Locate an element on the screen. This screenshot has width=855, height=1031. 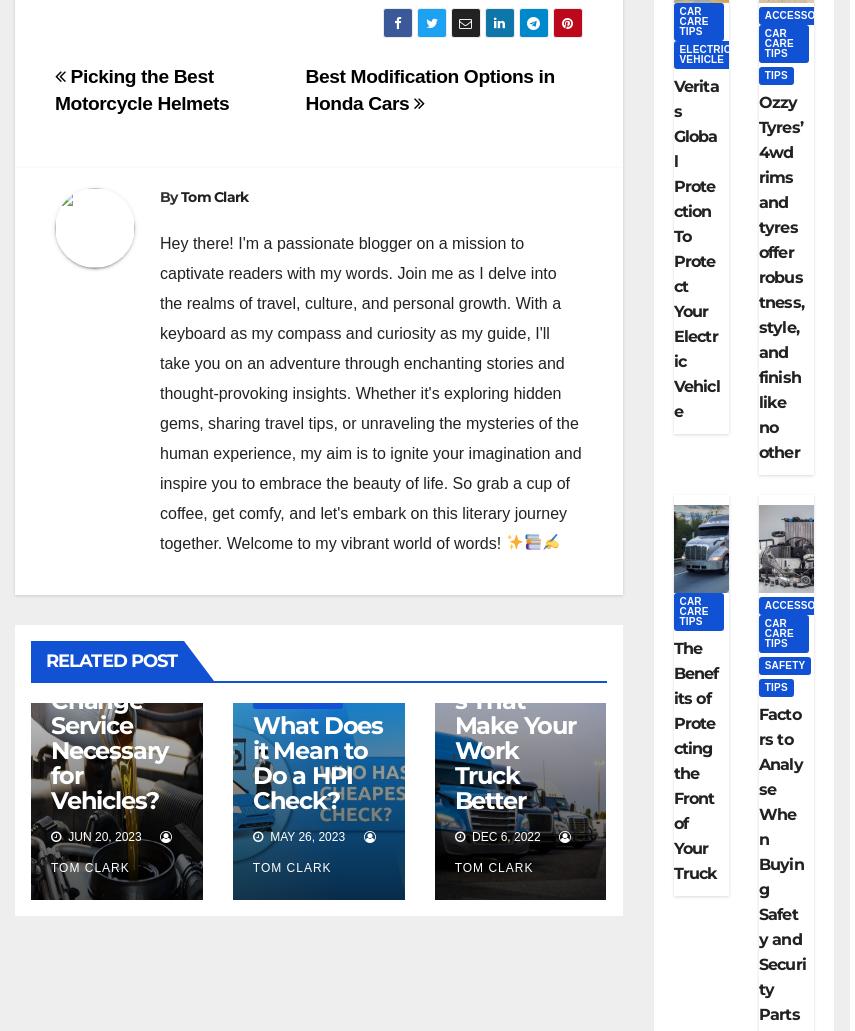
'The Benefits of Protecting the Front of Your Truck' is located at coordinates (694, 759).